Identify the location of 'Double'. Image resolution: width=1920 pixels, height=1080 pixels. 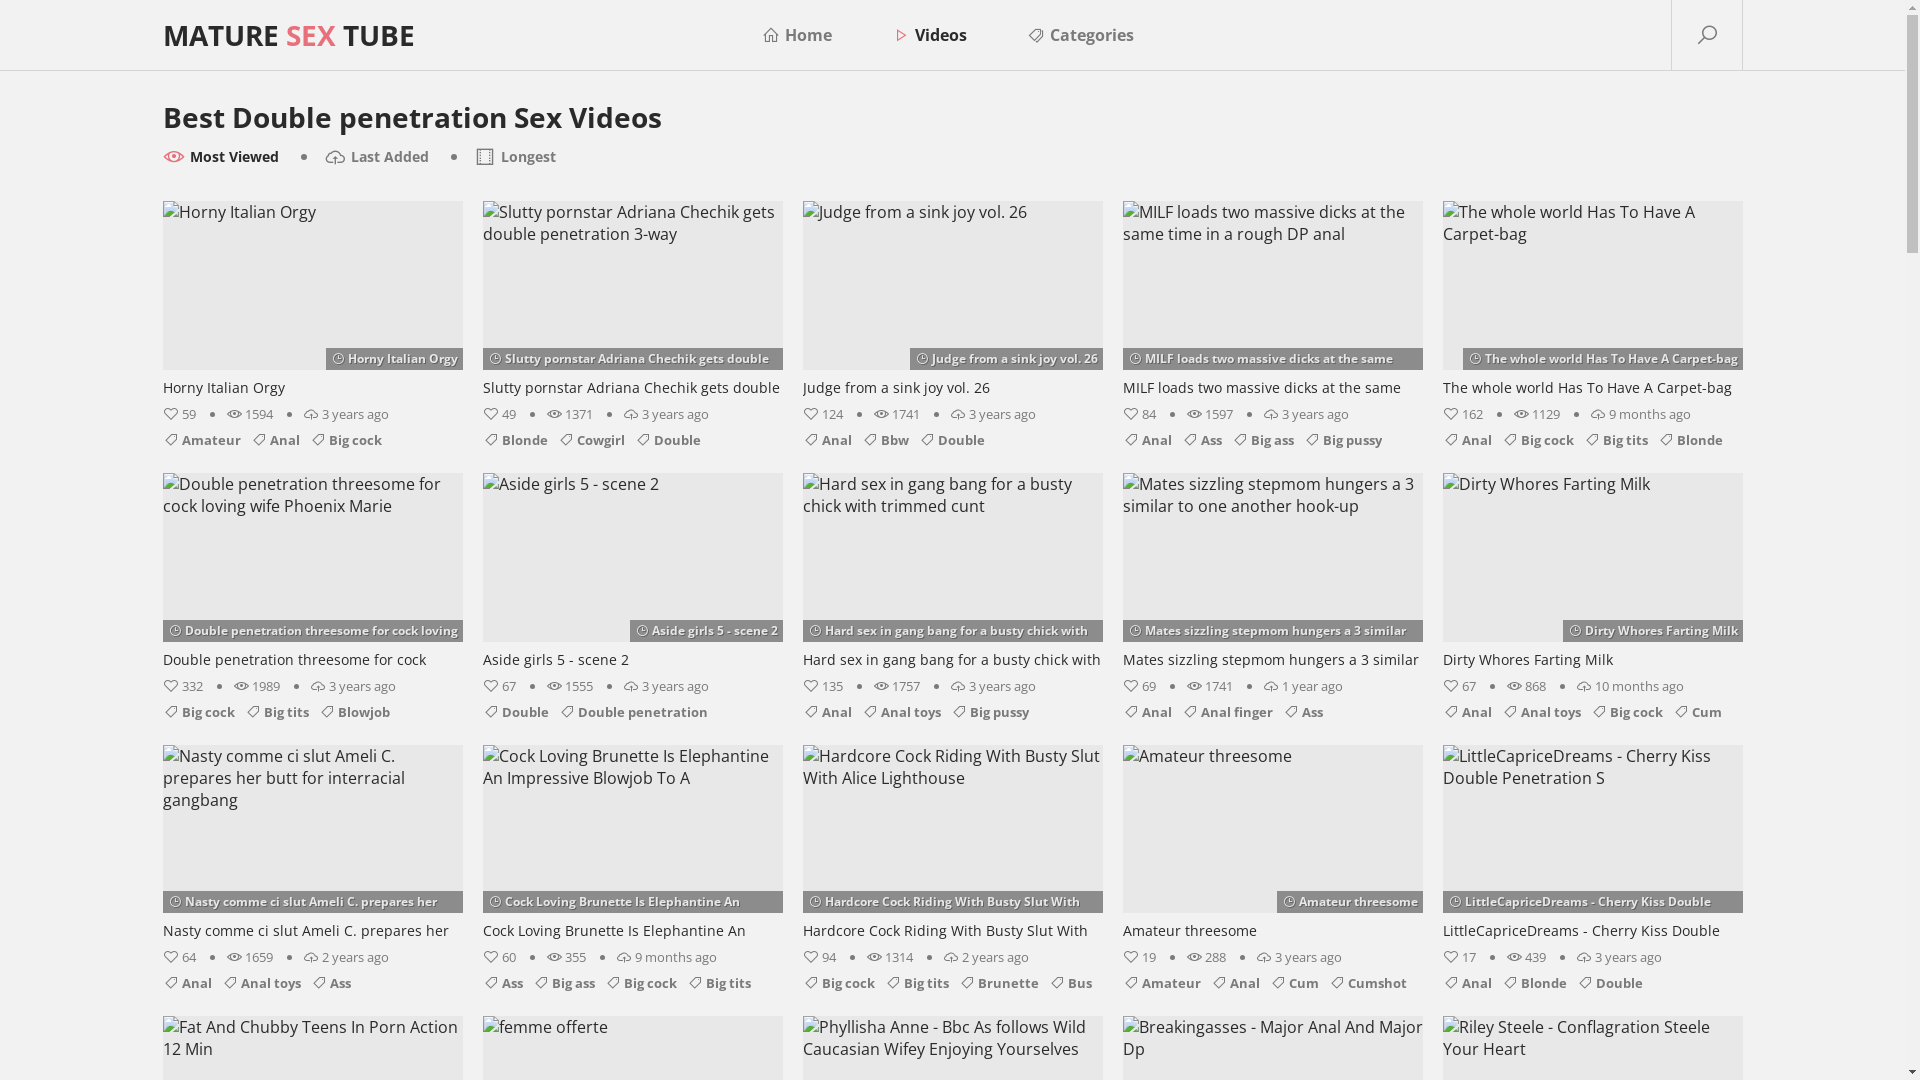
(481, 709).